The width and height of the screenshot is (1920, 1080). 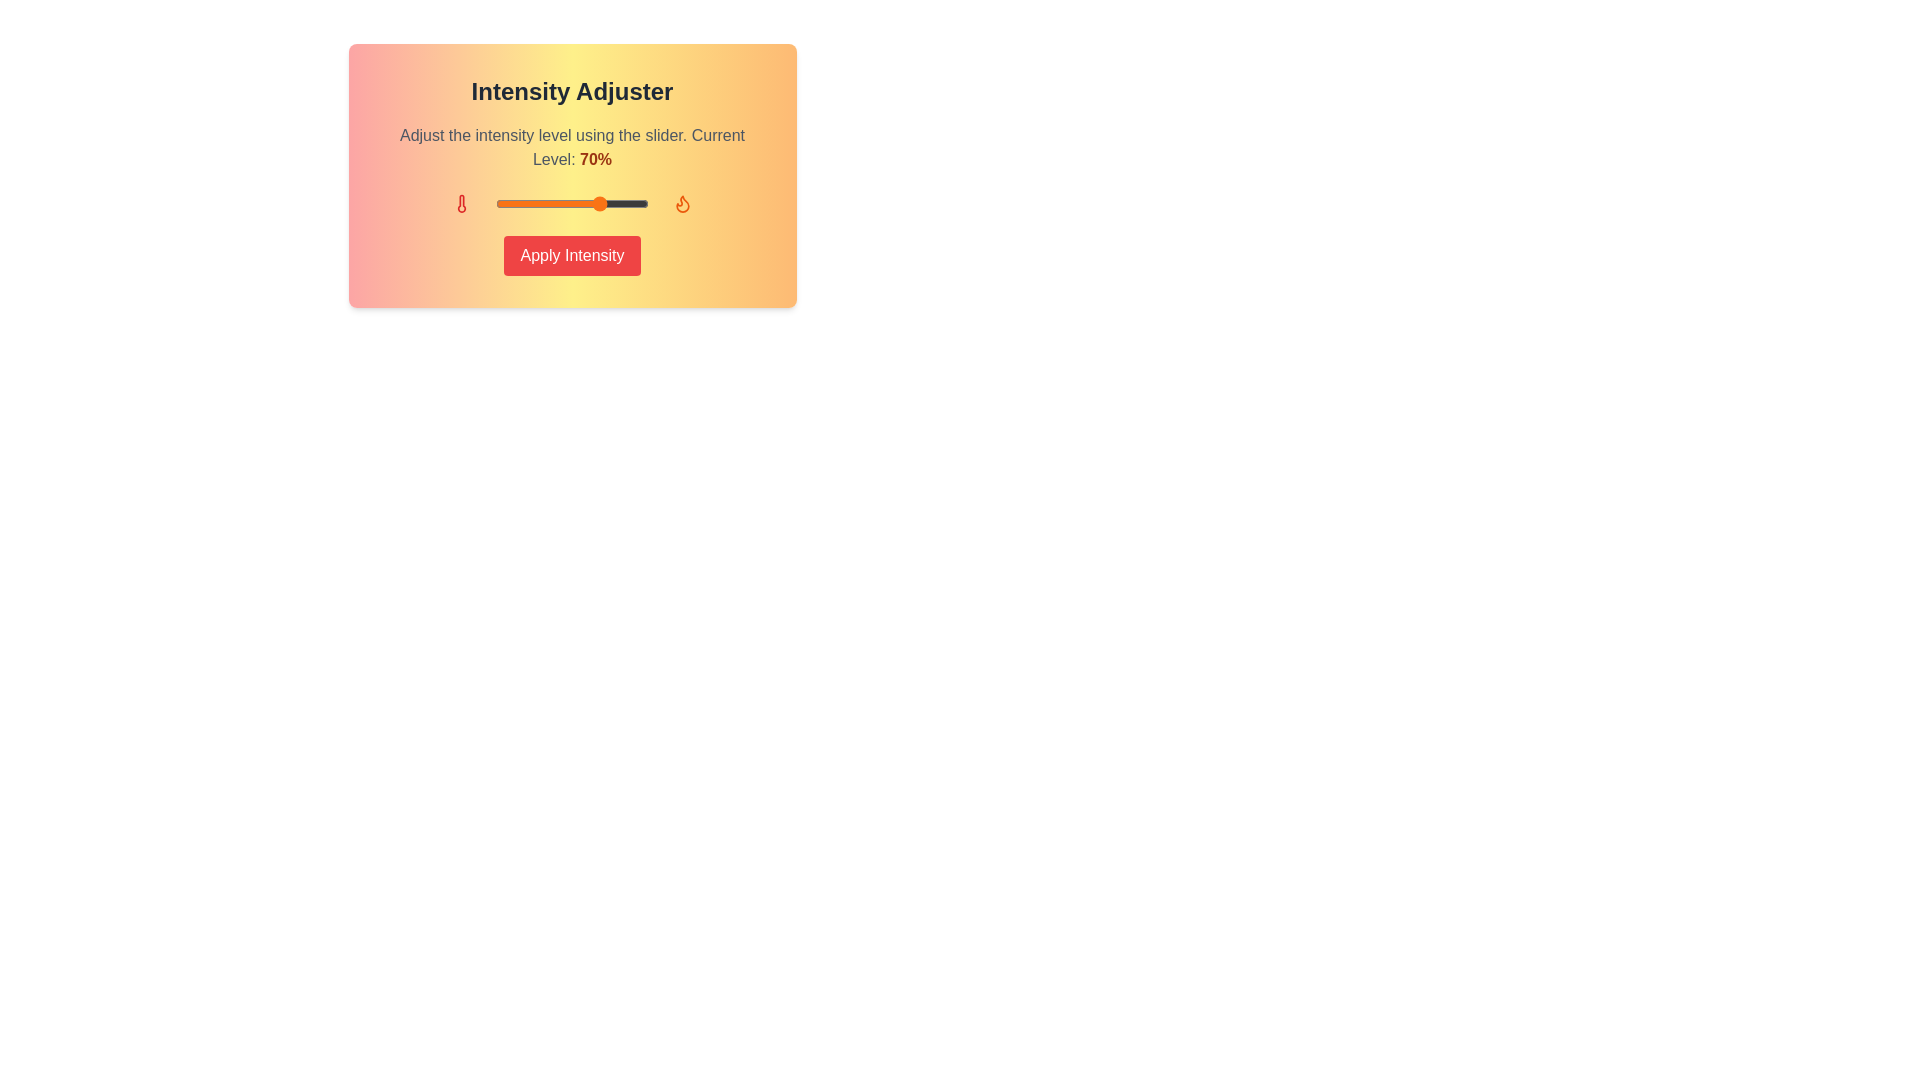 What do you see at coordinates (571, 254) in the screenshot?
I see `'Apply Intensity' button to submit the current intensity` at bounding box center [571, 254].